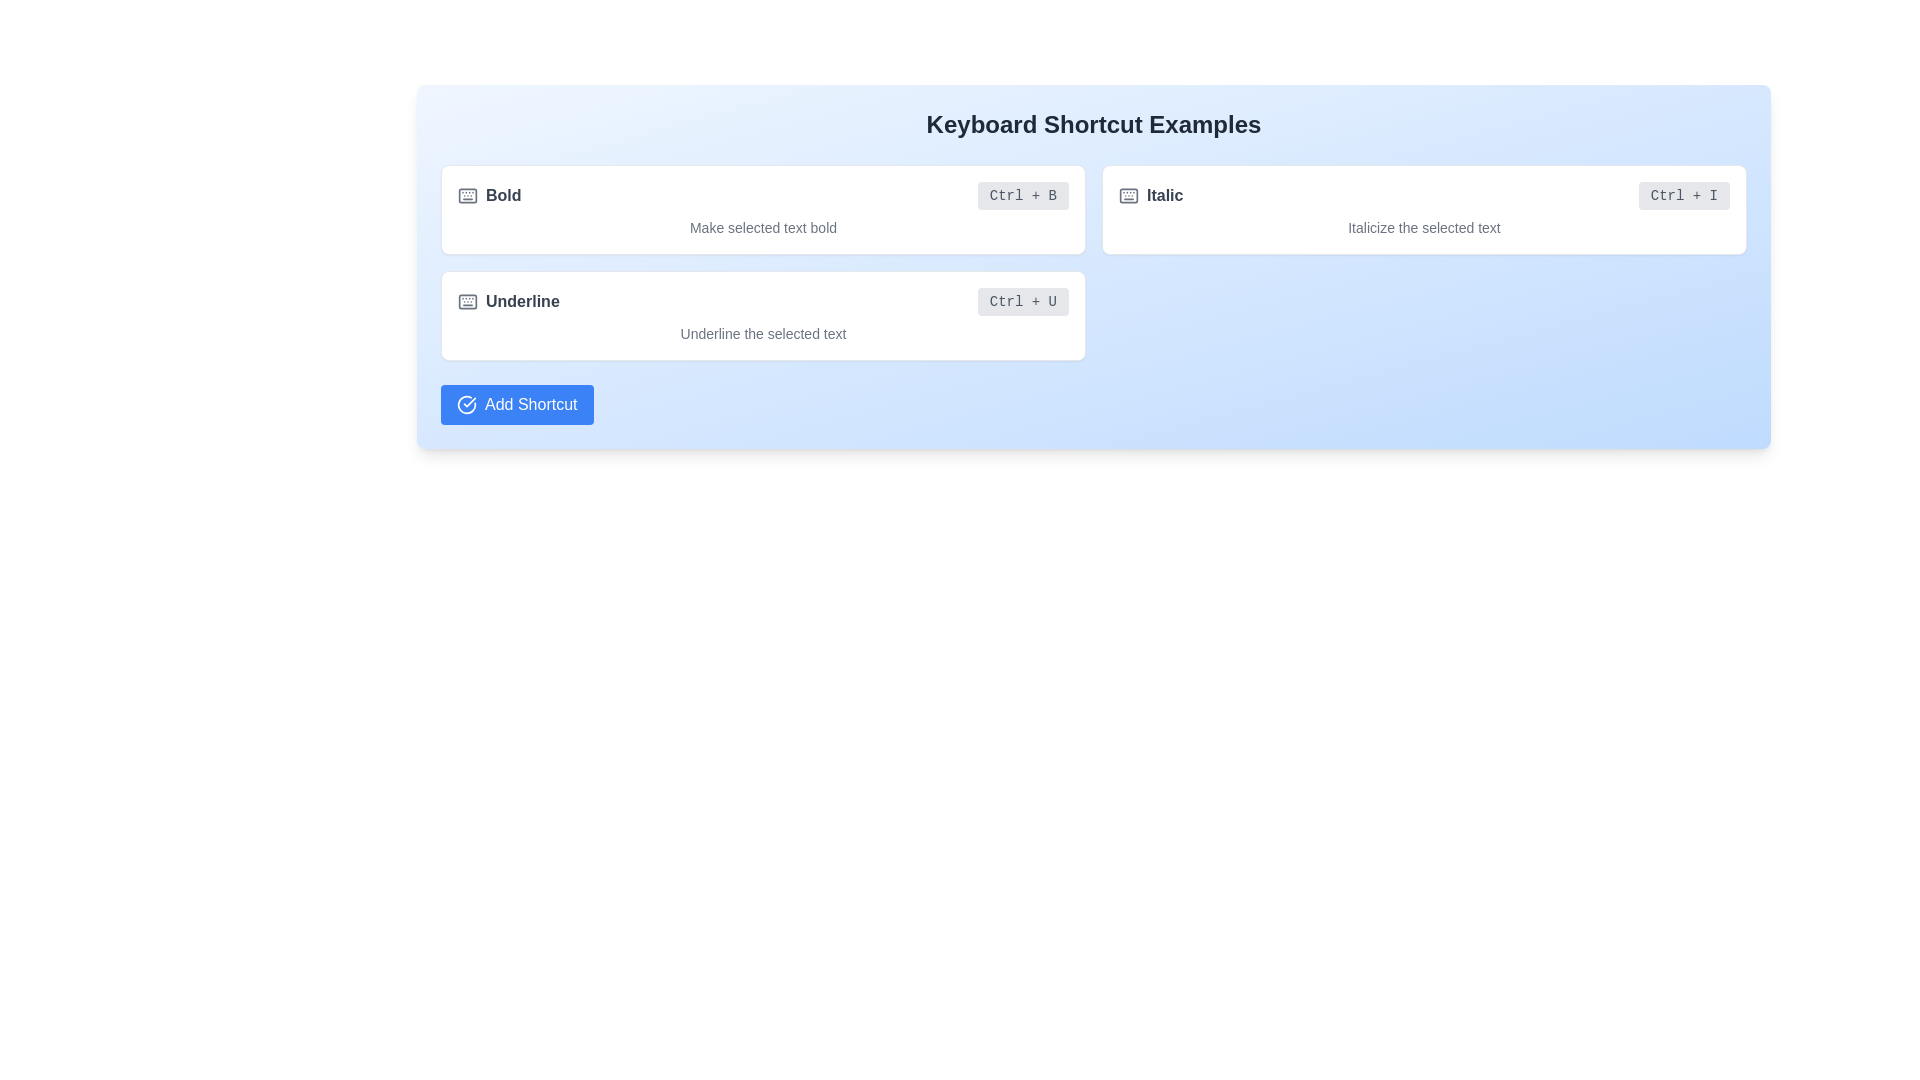  I want to click on the text element displaying 'Italic' in bold gray font, which is located at the top-right corner of the interface among keyboard shortcut indicators, so click(1165, 196).